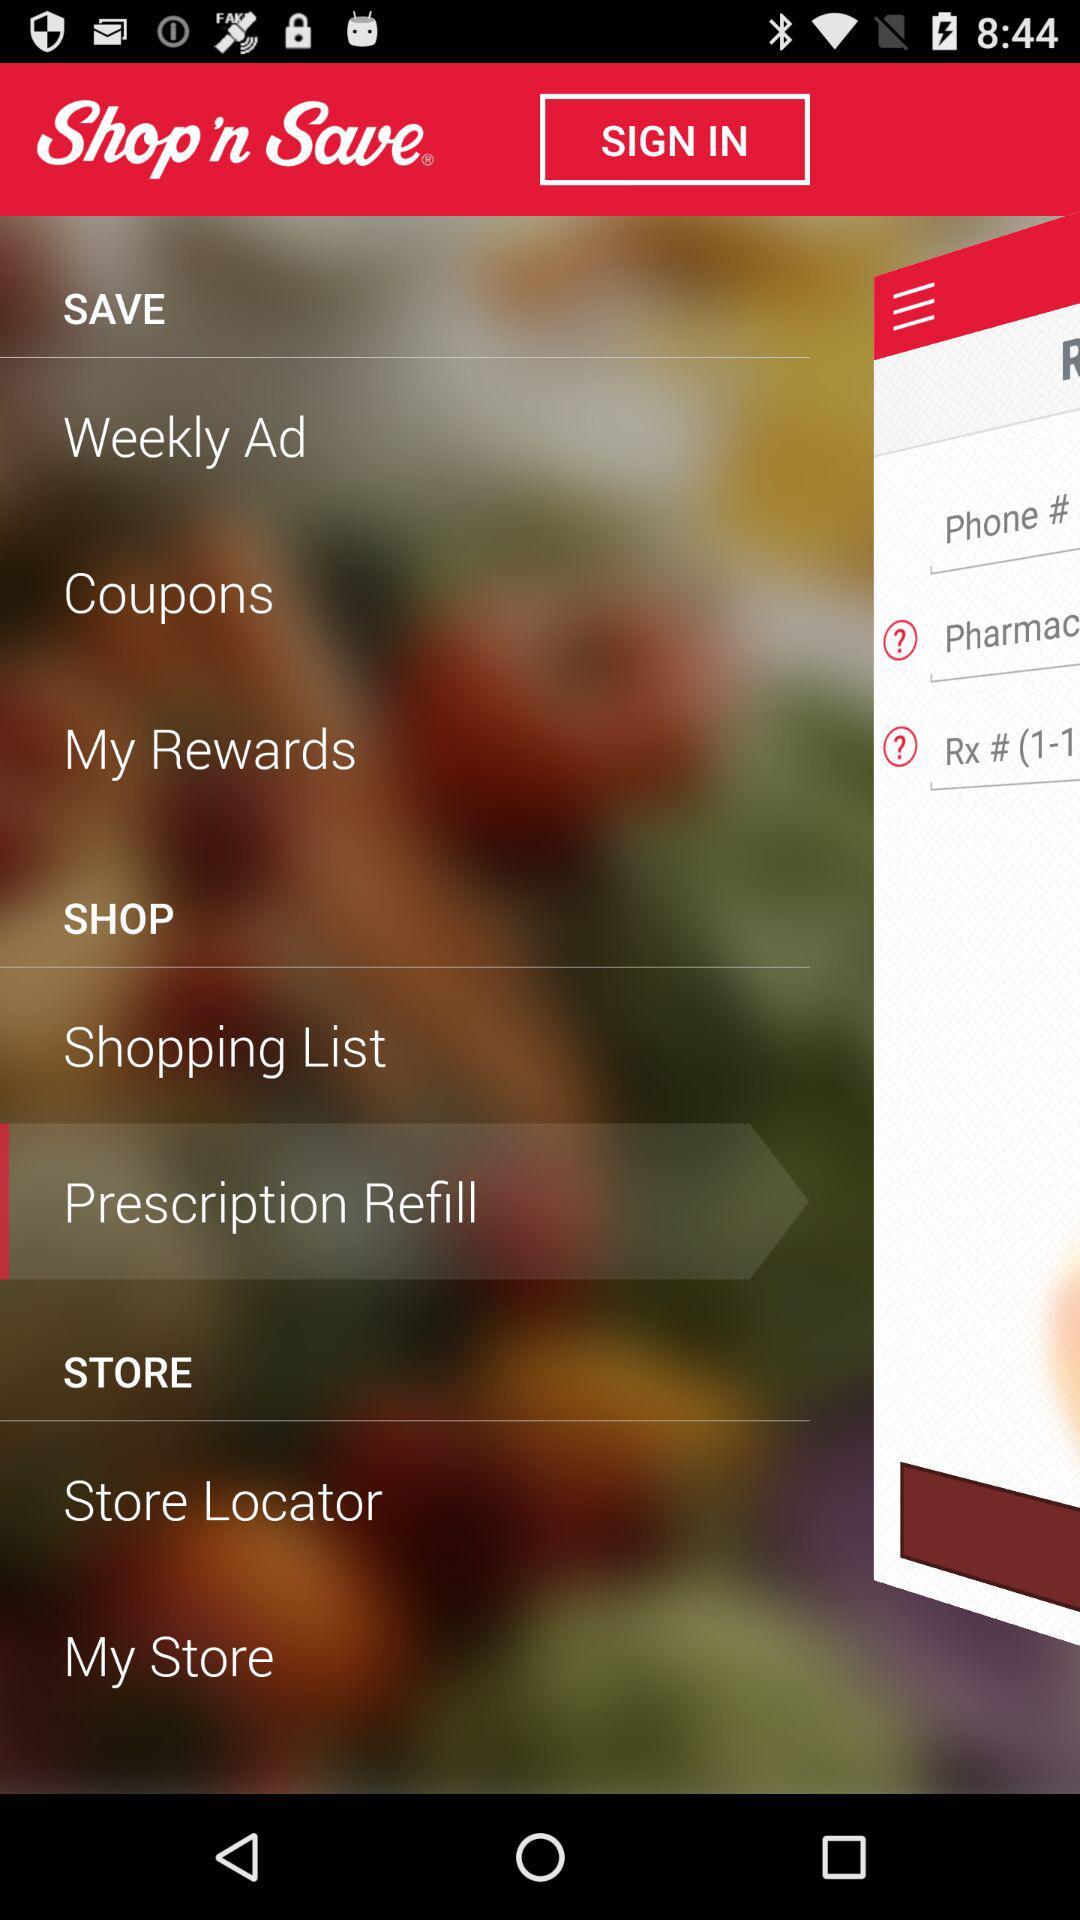 The width and height of the screenshot is (1080, 1920). I want to click on item next to the refill a prescription, so click(405, 357).